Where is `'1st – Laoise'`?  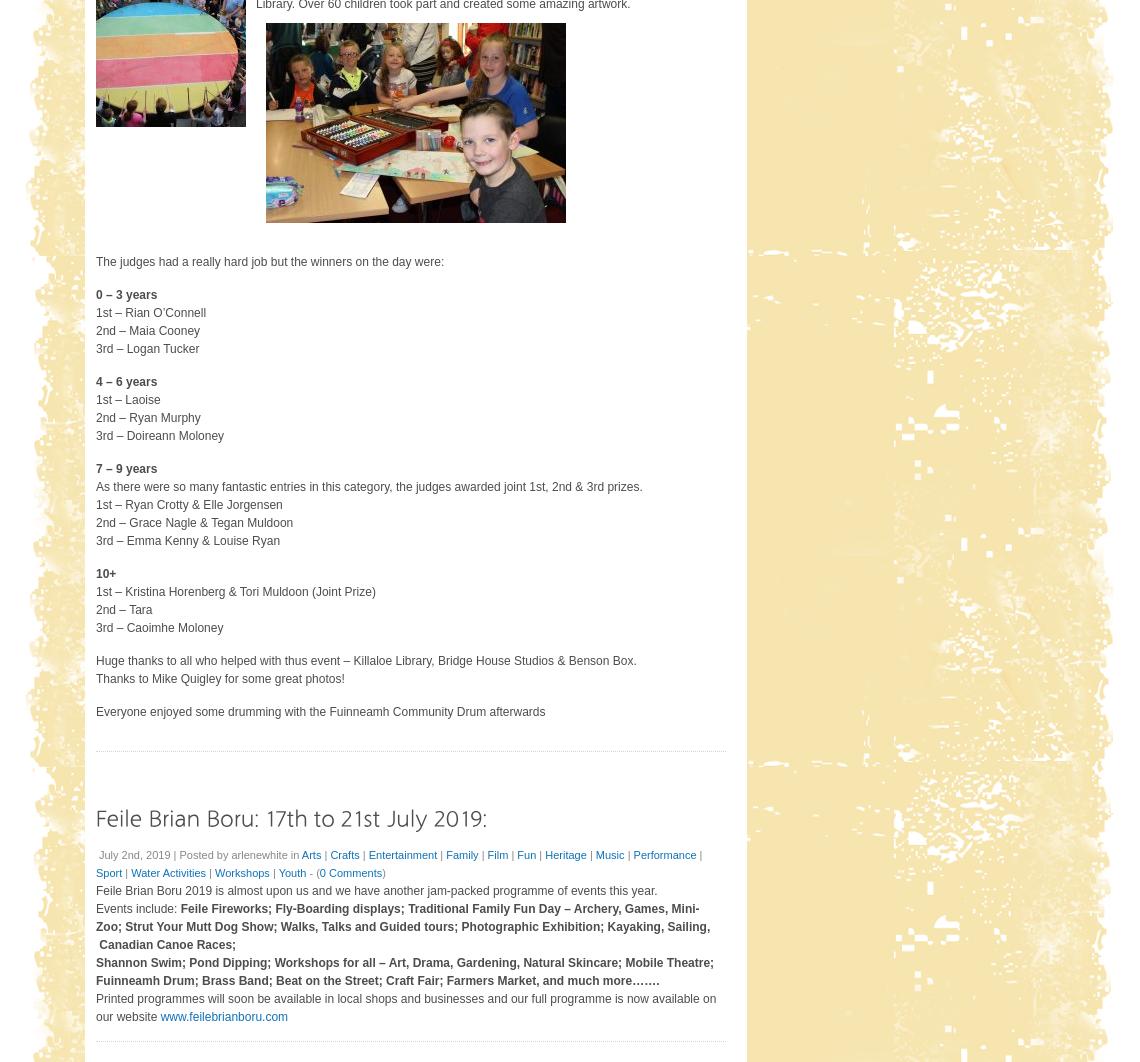 '1st – Laoise' is located at coordinates (127, 397).